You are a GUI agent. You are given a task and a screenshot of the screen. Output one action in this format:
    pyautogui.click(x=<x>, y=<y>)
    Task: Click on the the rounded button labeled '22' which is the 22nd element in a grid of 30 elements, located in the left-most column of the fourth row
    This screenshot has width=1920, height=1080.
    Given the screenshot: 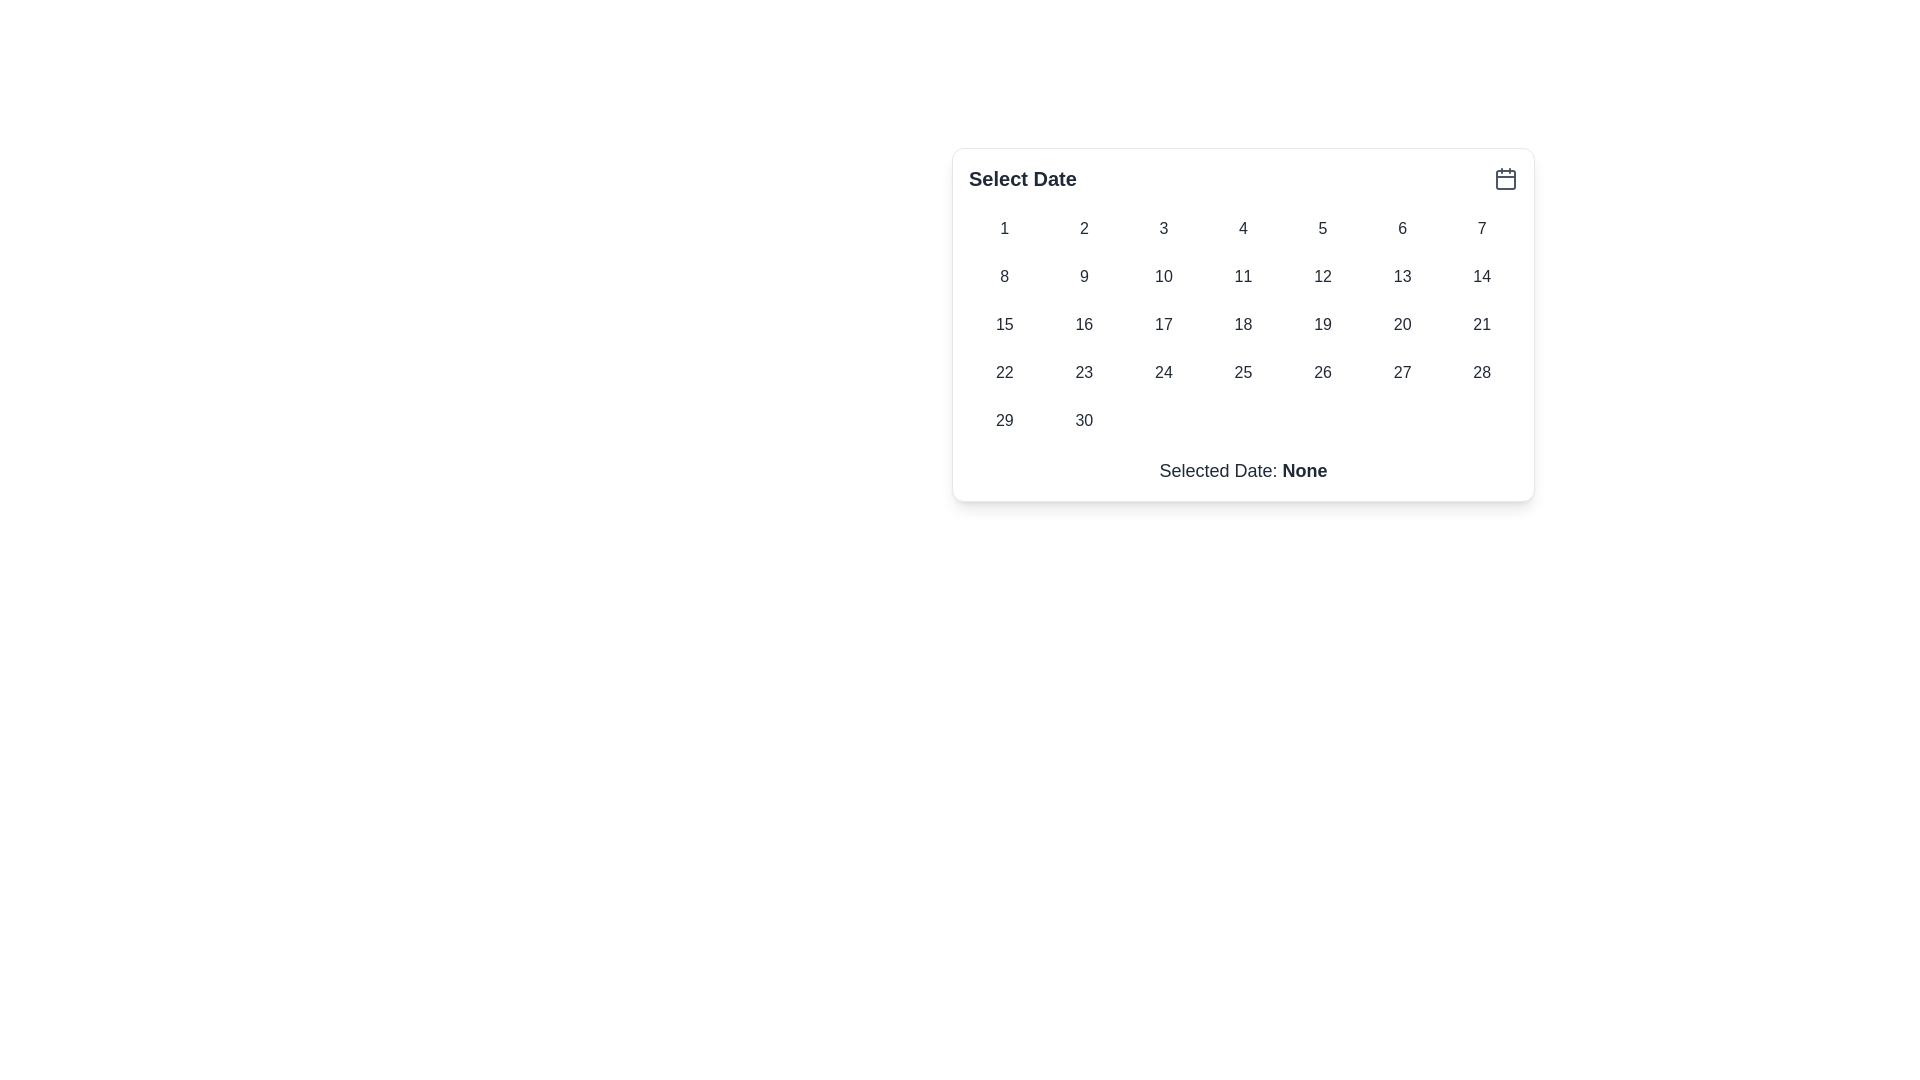 What is the action you would take?
    pyautogui.click(x=1004, y=373)
    